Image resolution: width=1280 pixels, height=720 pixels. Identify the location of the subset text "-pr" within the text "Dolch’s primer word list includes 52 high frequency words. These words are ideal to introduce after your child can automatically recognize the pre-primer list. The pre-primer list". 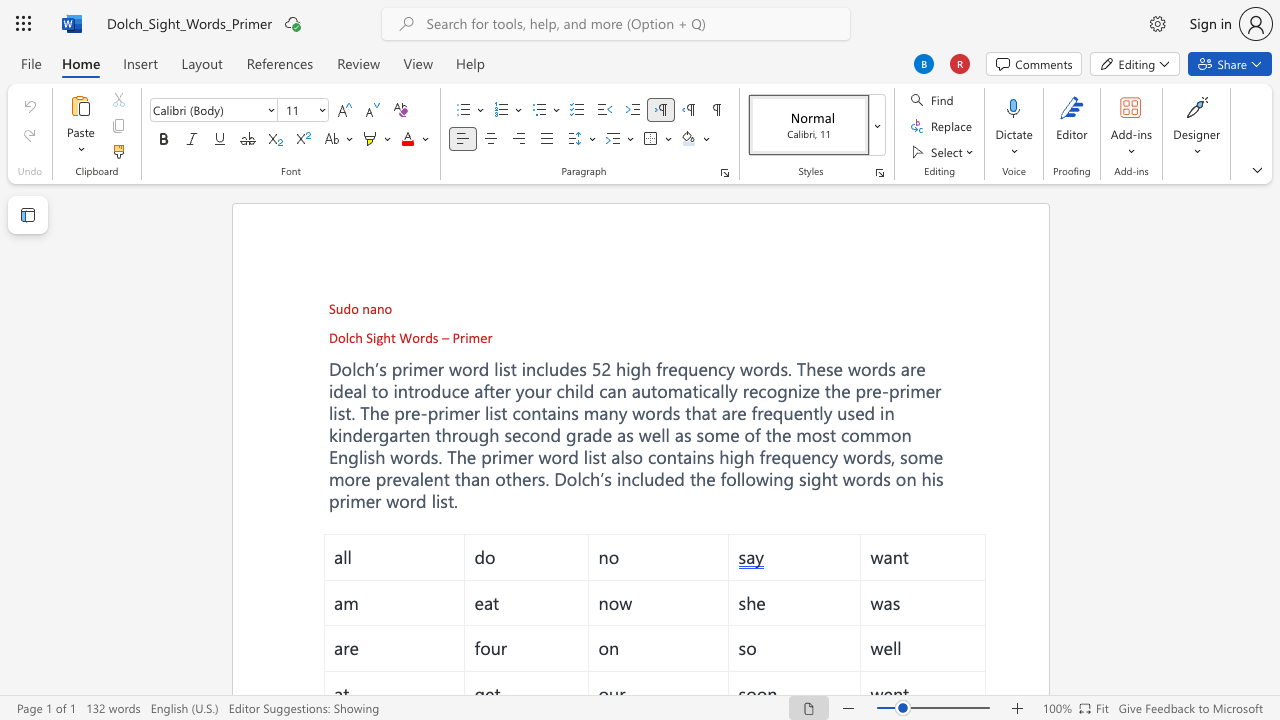
(419, 411).